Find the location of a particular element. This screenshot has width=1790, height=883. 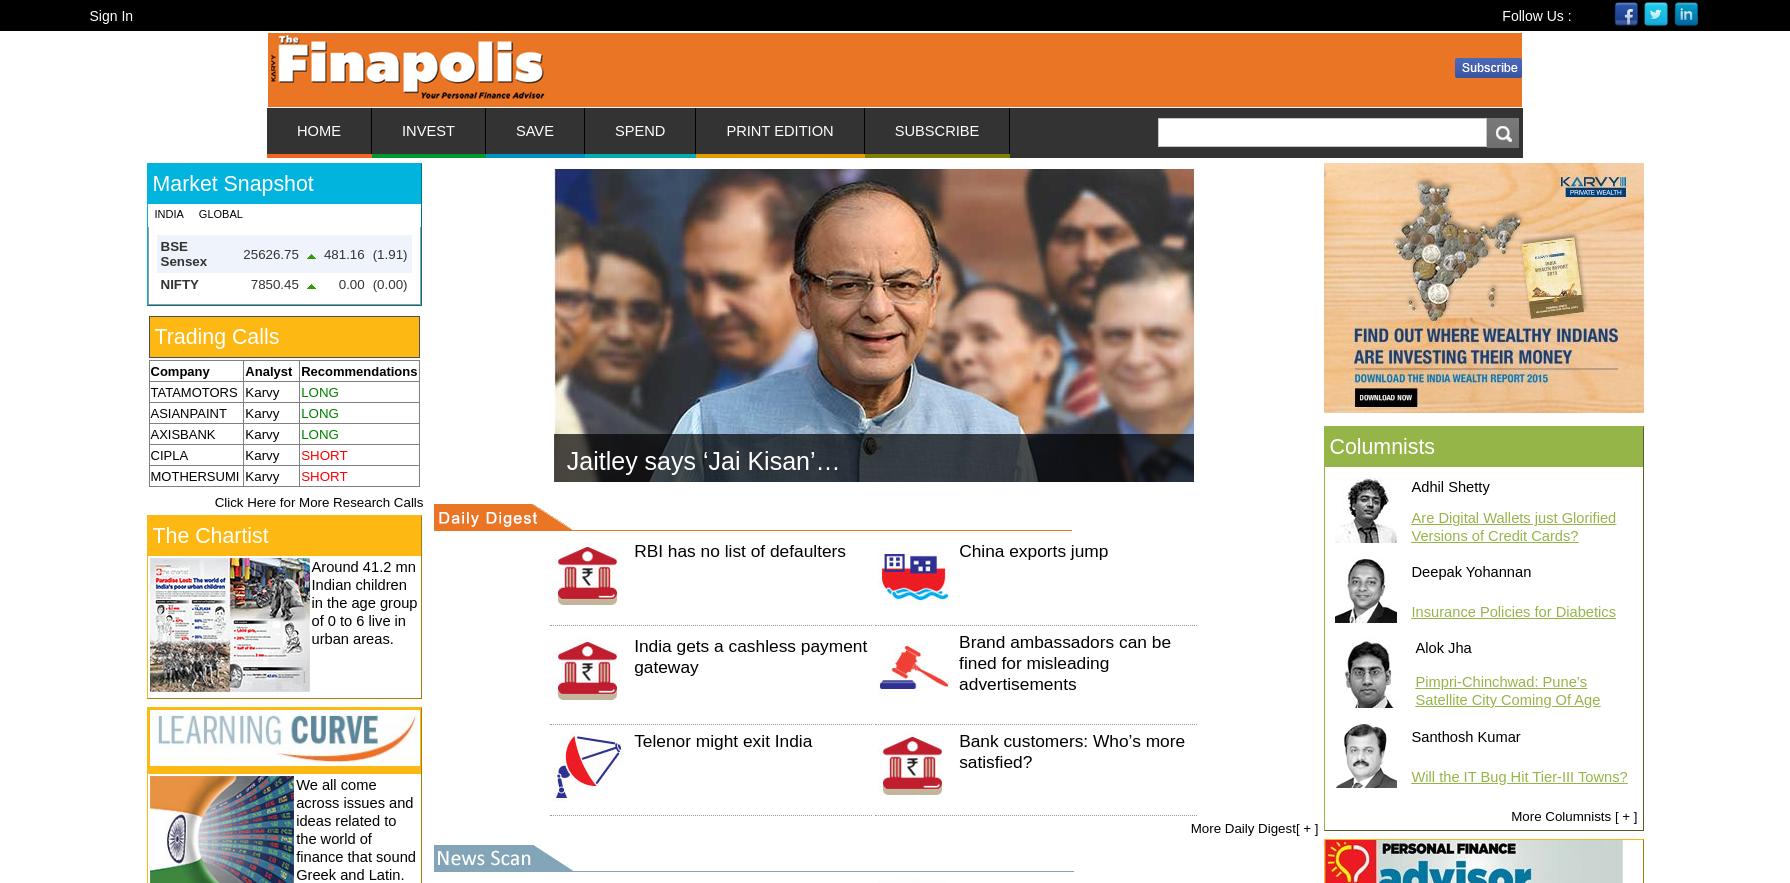

'TATAMOTORS' is located at coordinates (150, 391).